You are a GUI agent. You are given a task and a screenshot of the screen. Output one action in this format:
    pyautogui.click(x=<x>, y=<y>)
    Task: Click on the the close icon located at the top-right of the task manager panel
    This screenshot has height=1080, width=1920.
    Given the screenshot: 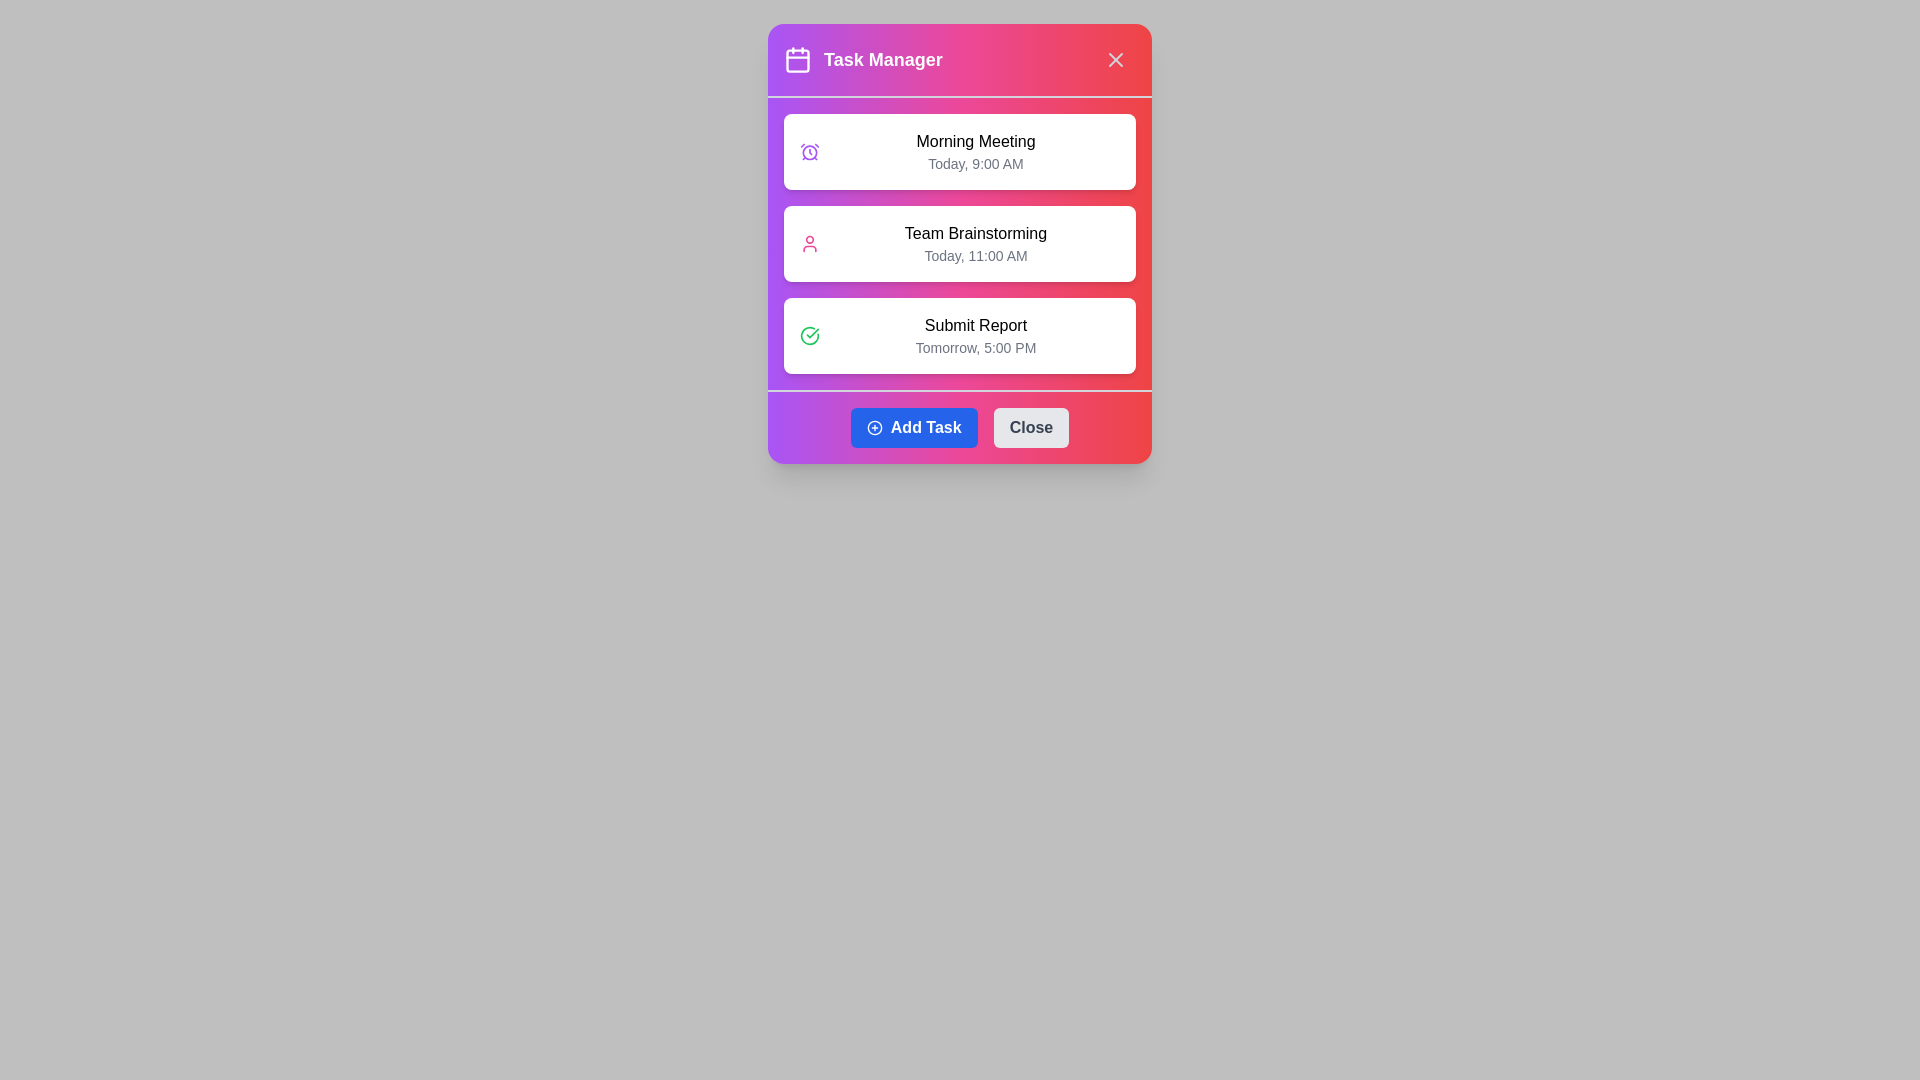 What is the action you would take?
    pyautogui.click(x=1115, y=59)
    